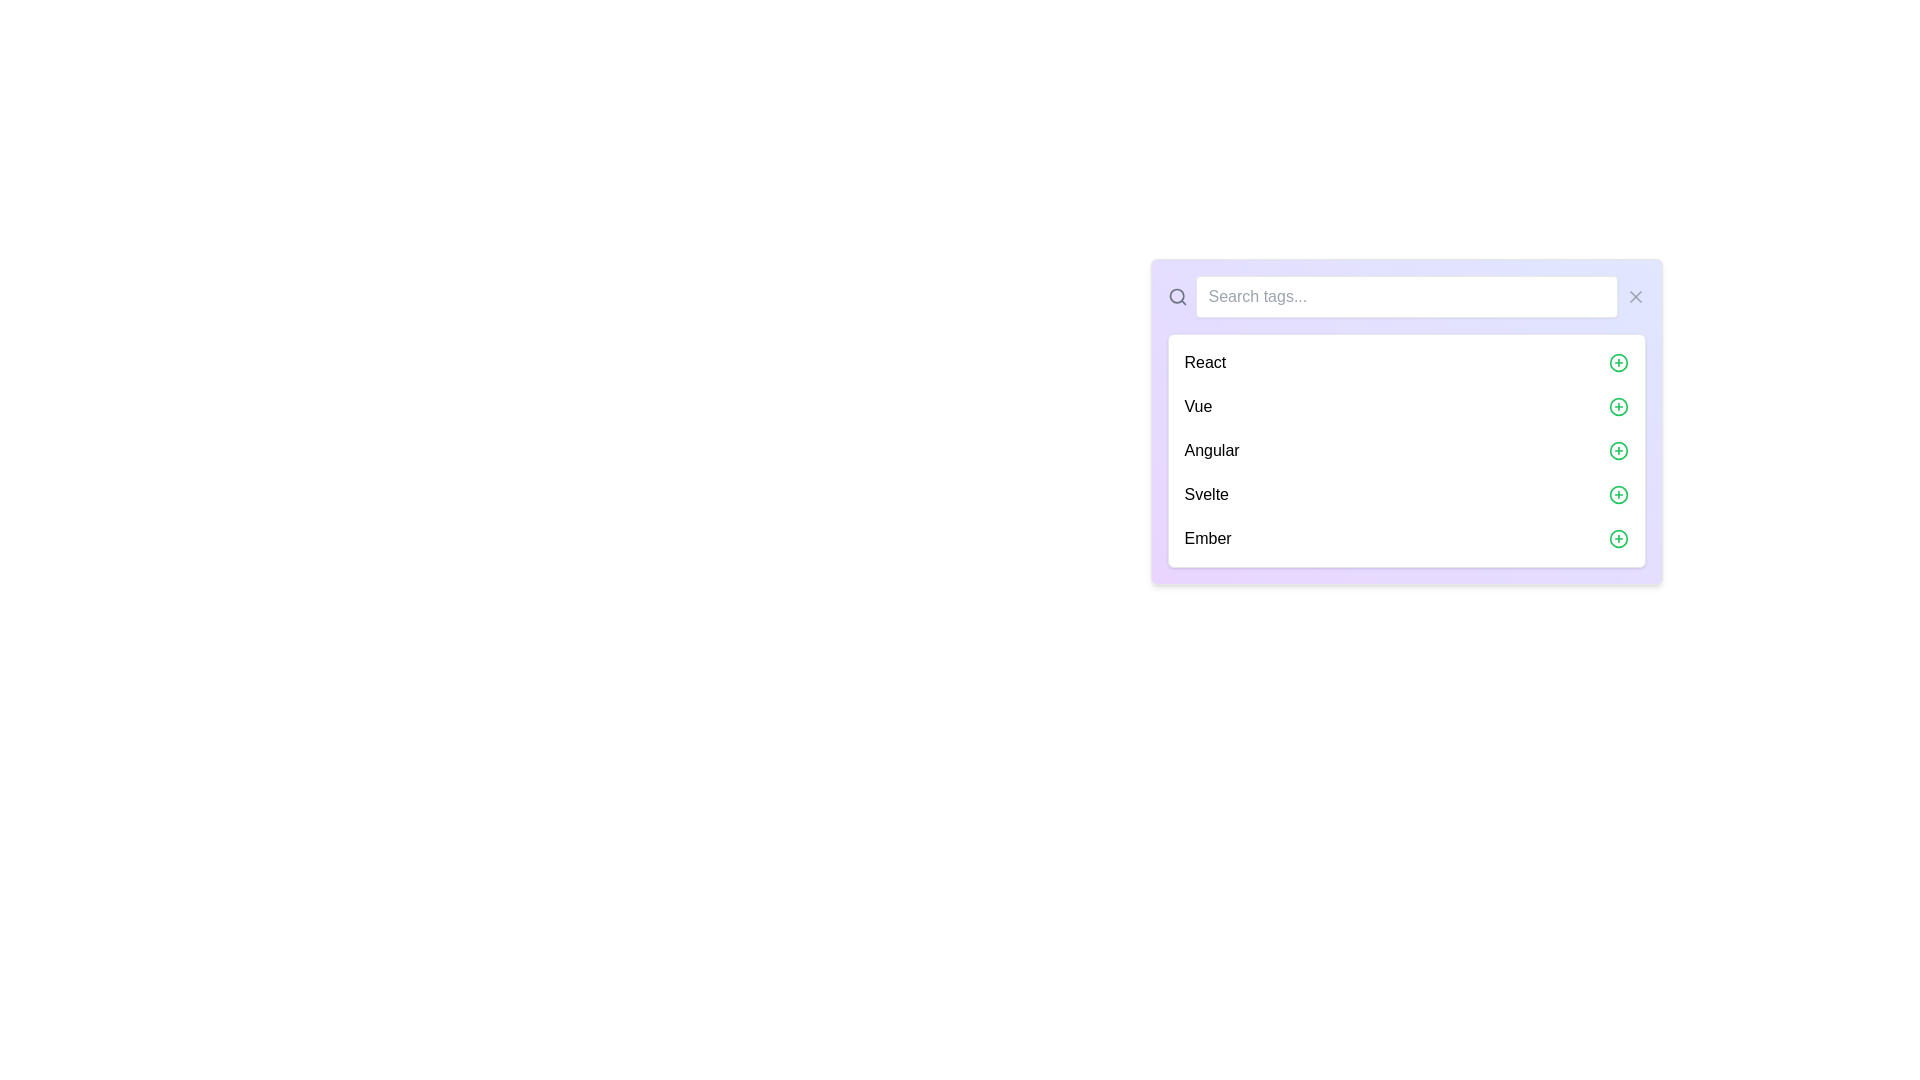 This screenshot has height=1080, width=1920. Describe the element at coordinates (1618, 538) in the screenshot. I see `the green outlined circular shape within the plus sign icon located in the Ember entry of the tag list` at that location.